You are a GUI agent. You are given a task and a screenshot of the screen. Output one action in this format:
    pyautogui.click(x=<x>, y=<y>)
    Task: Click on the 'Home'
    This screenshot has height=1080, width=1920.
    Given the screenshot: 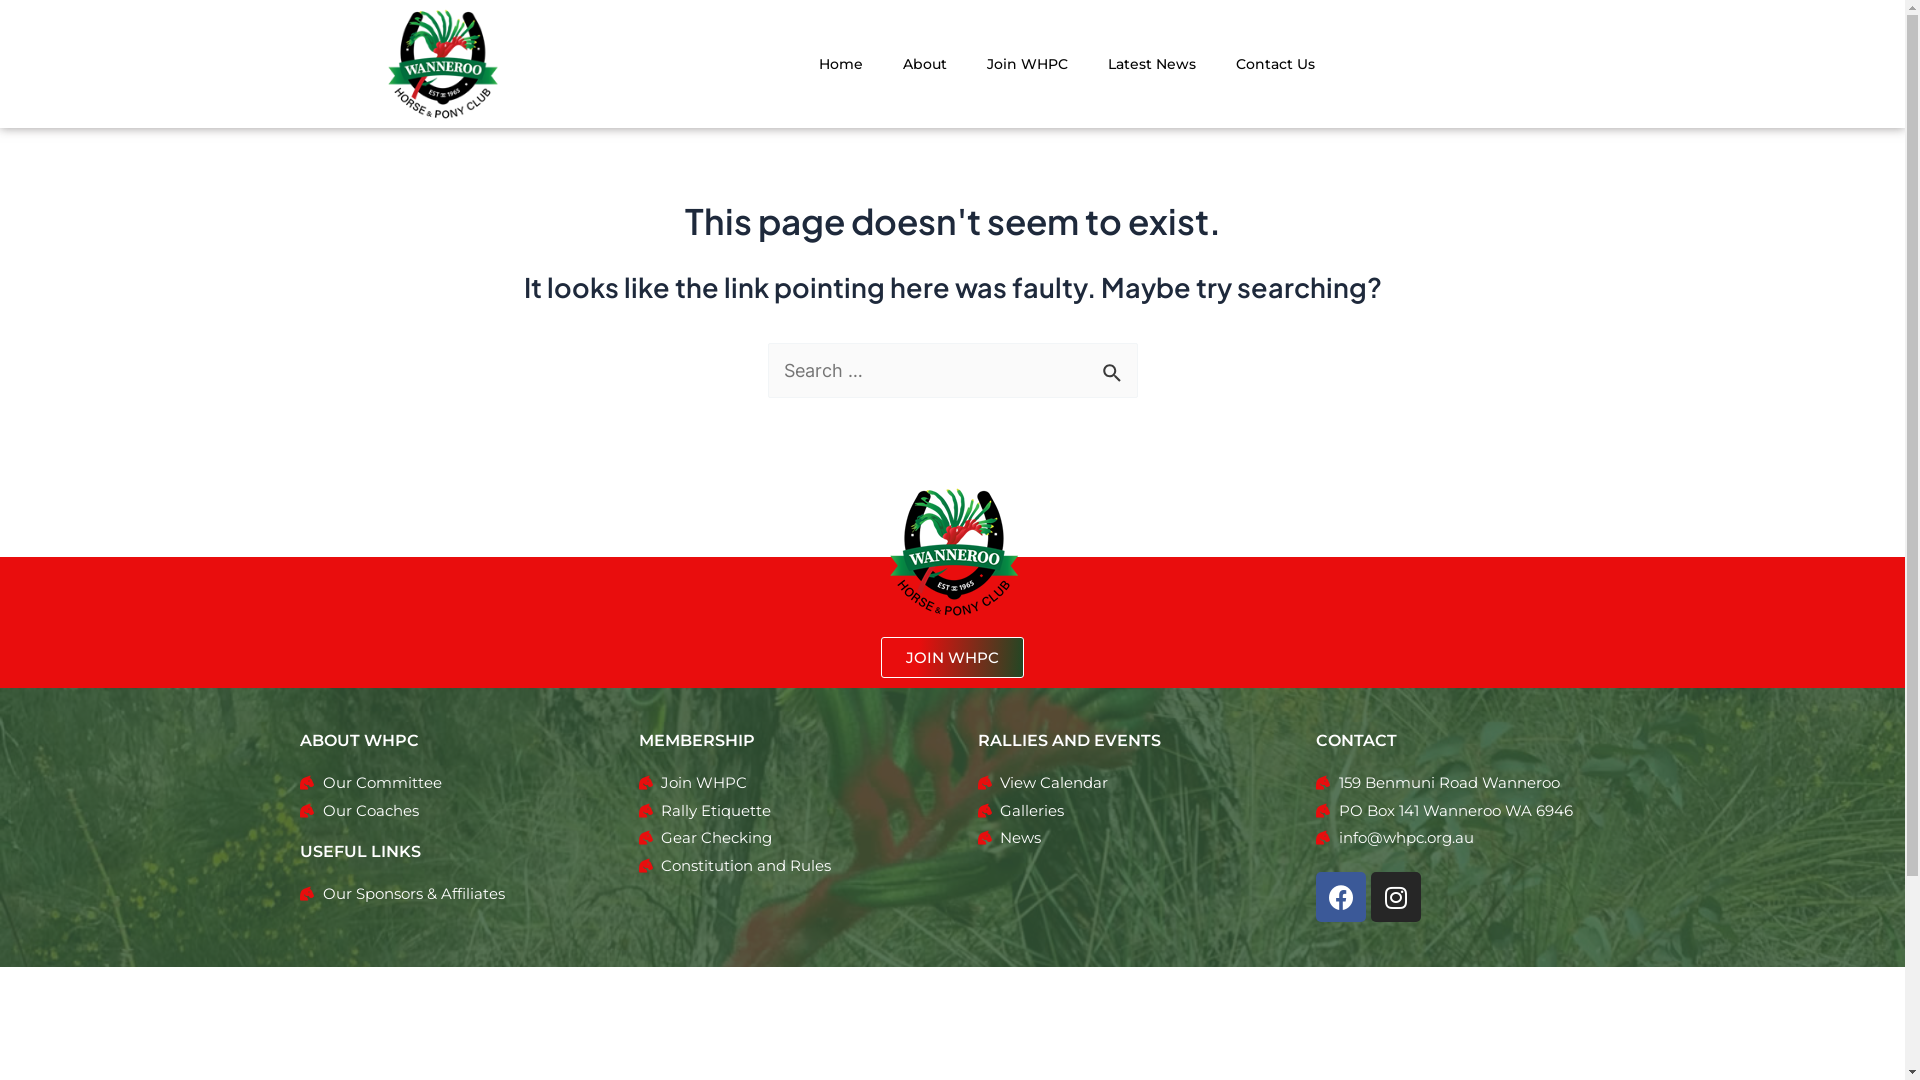 What is the action you would take?
    pyautogui.click(x=840, y=63)
    